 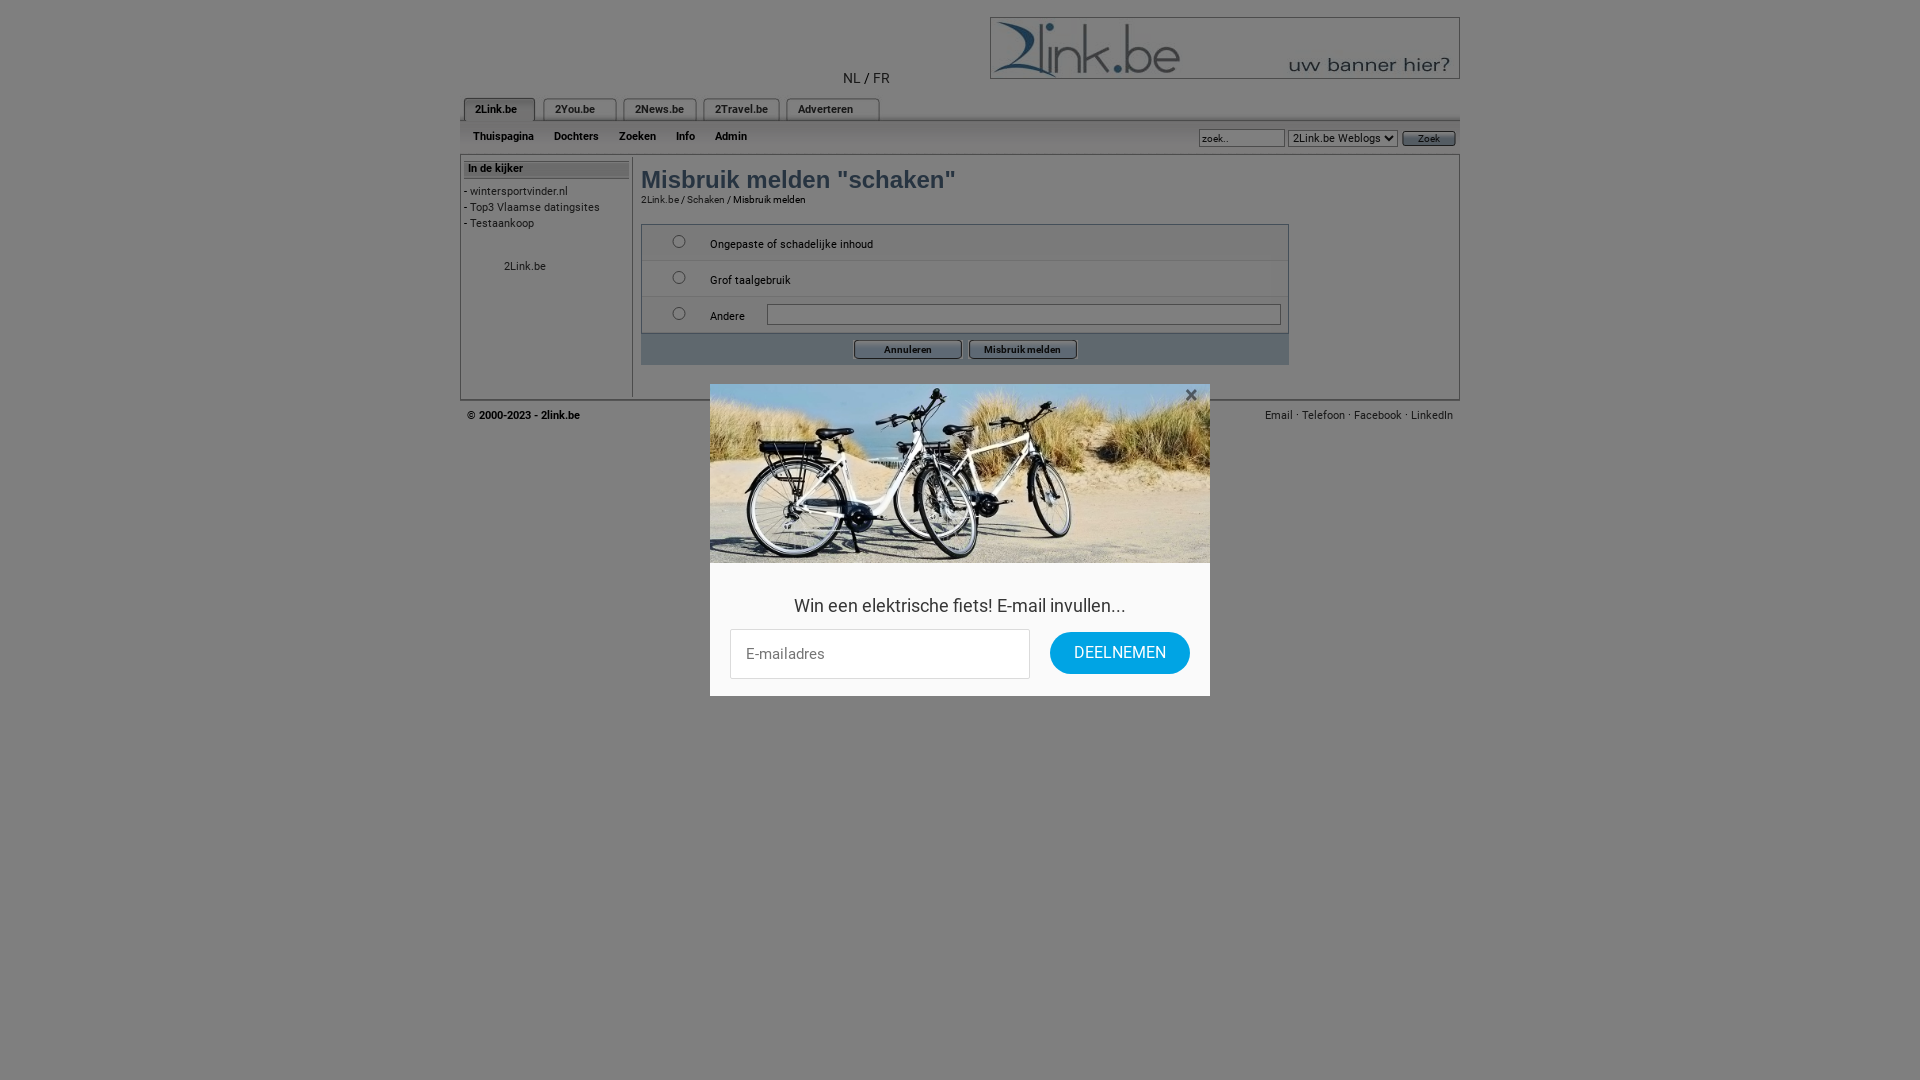 I want to click on 'FR', so click(x=880, y=76).